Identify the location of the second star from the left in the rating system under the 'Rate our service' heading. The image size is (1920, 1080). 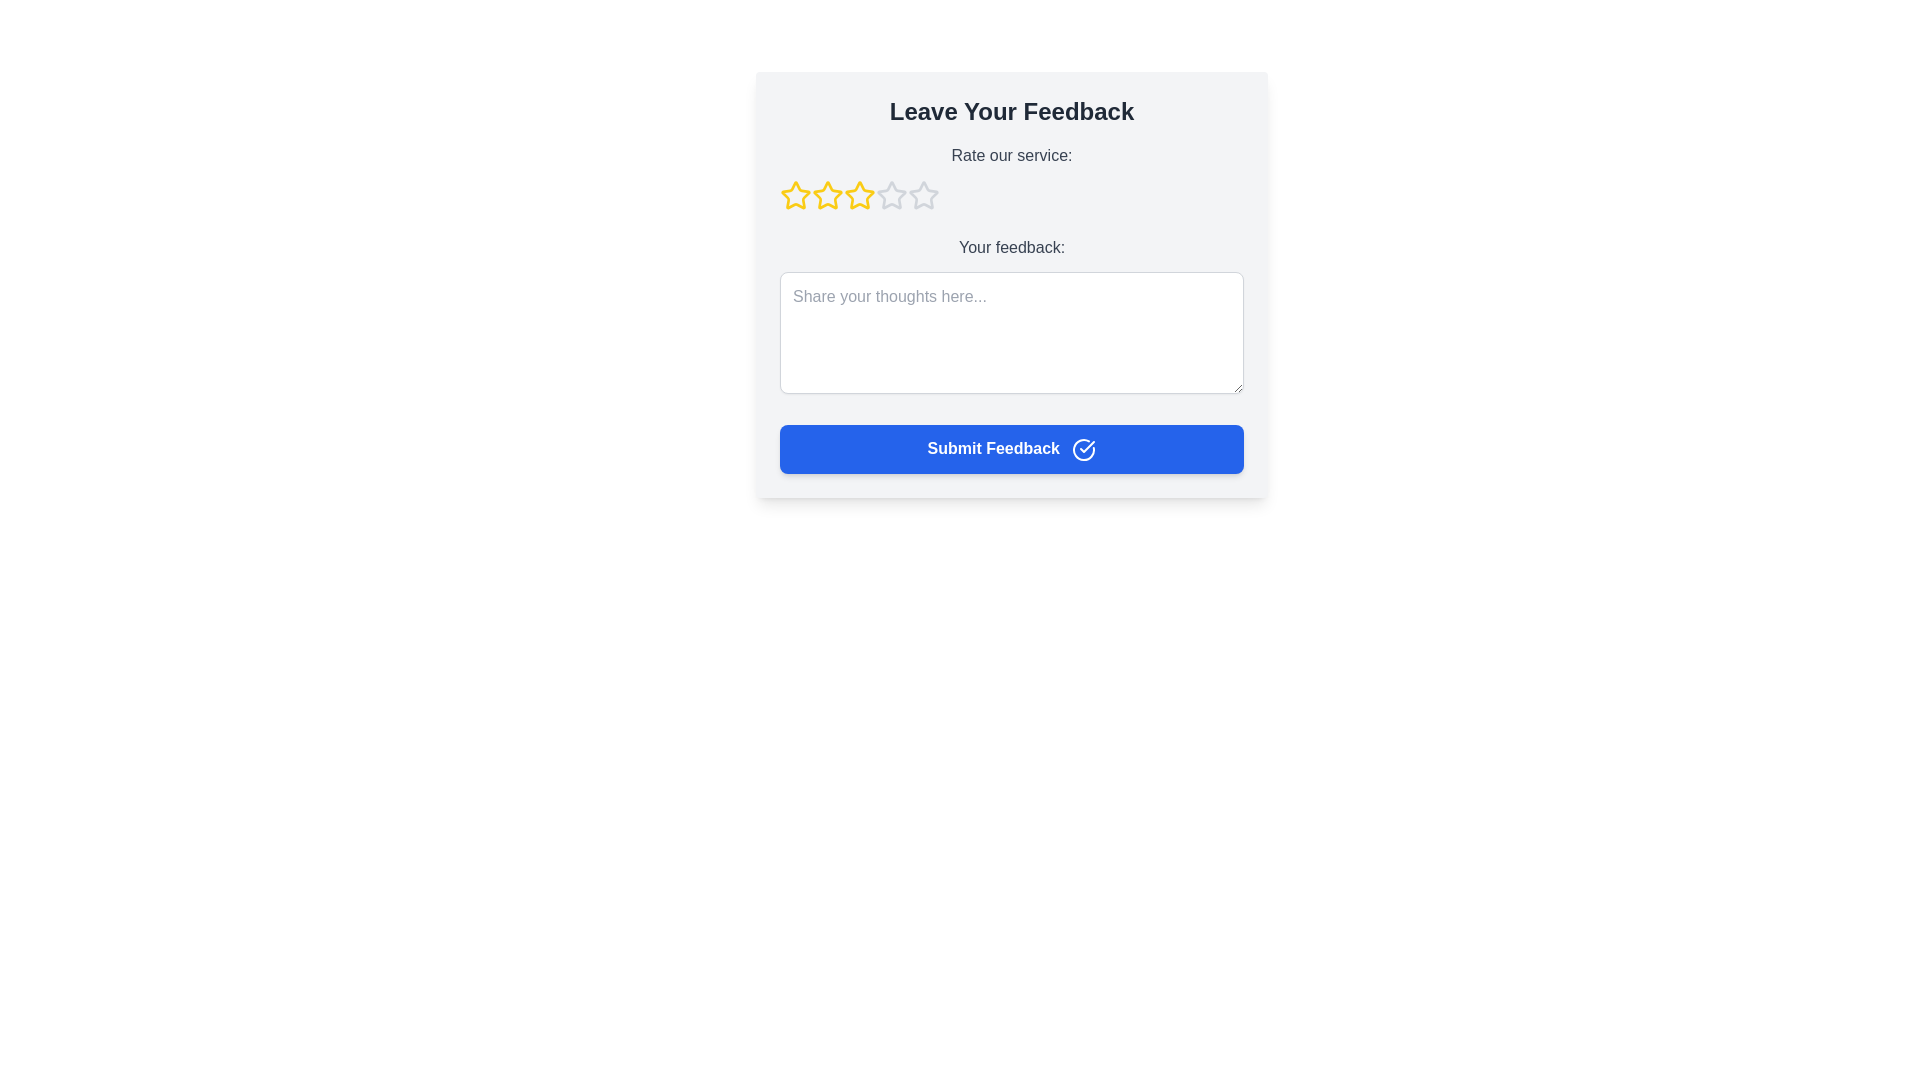
(828, 196).